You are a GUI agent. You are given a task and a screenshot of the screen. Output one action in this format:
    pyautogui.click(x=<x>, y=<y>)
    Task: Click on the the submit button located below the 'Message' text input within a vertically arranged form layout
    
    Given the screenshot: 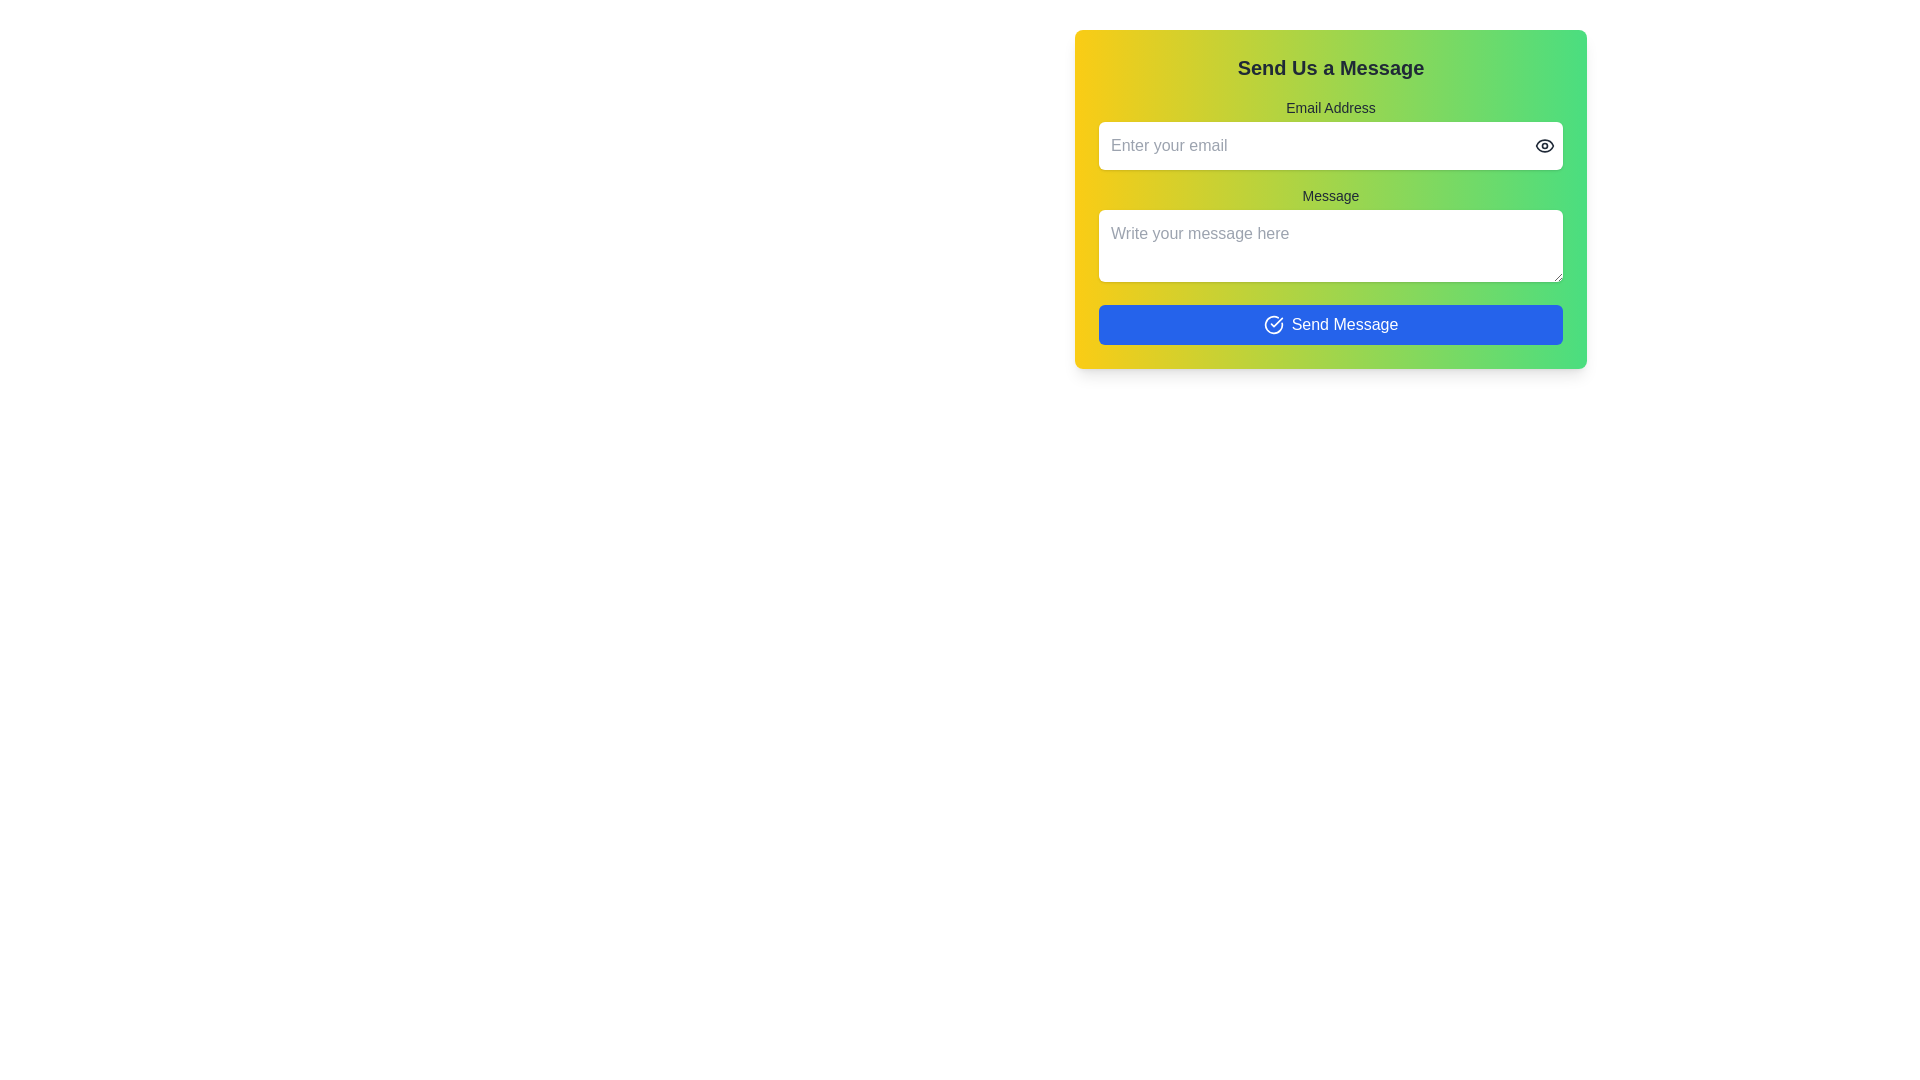 What is the action you would take?
    pyautogui.click(x=1330, y=323)
    